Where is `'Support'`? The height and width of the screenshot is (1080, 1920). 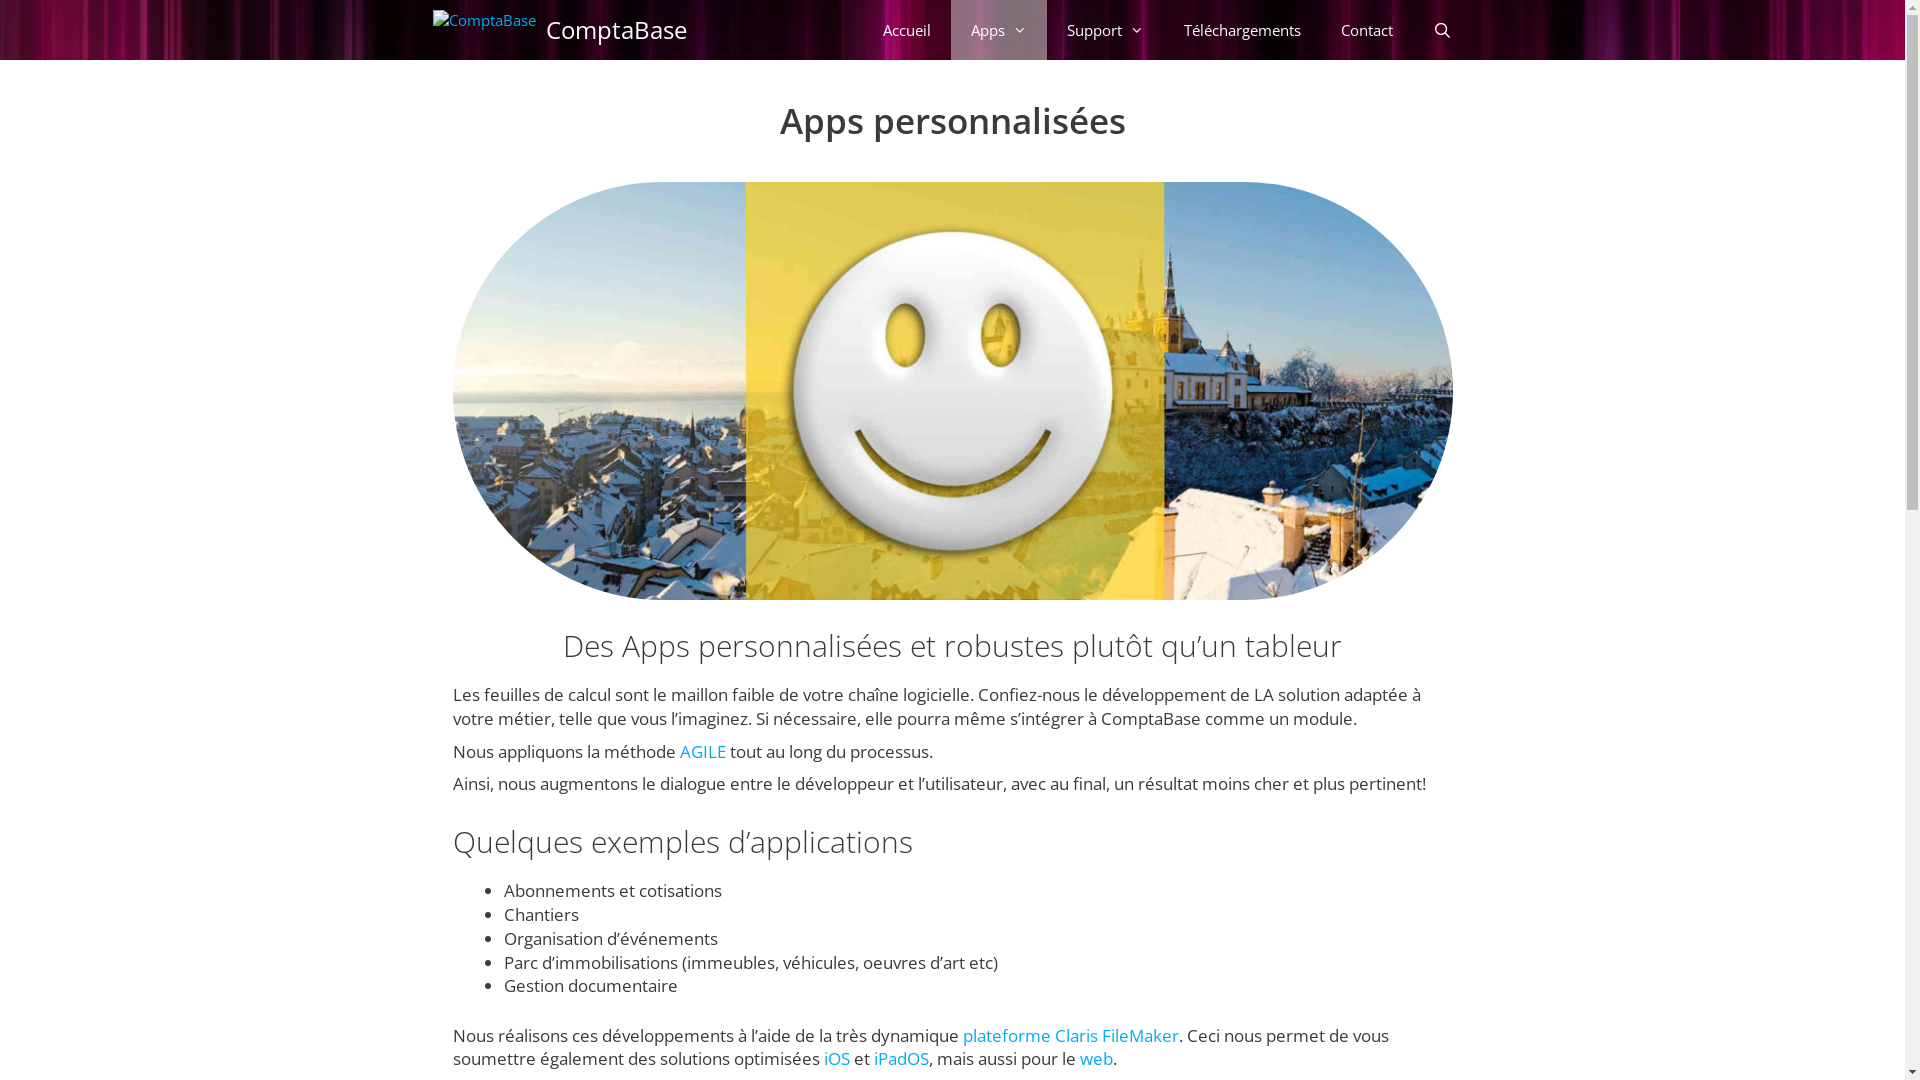 'Support' is located at coordinates (1104, 30).